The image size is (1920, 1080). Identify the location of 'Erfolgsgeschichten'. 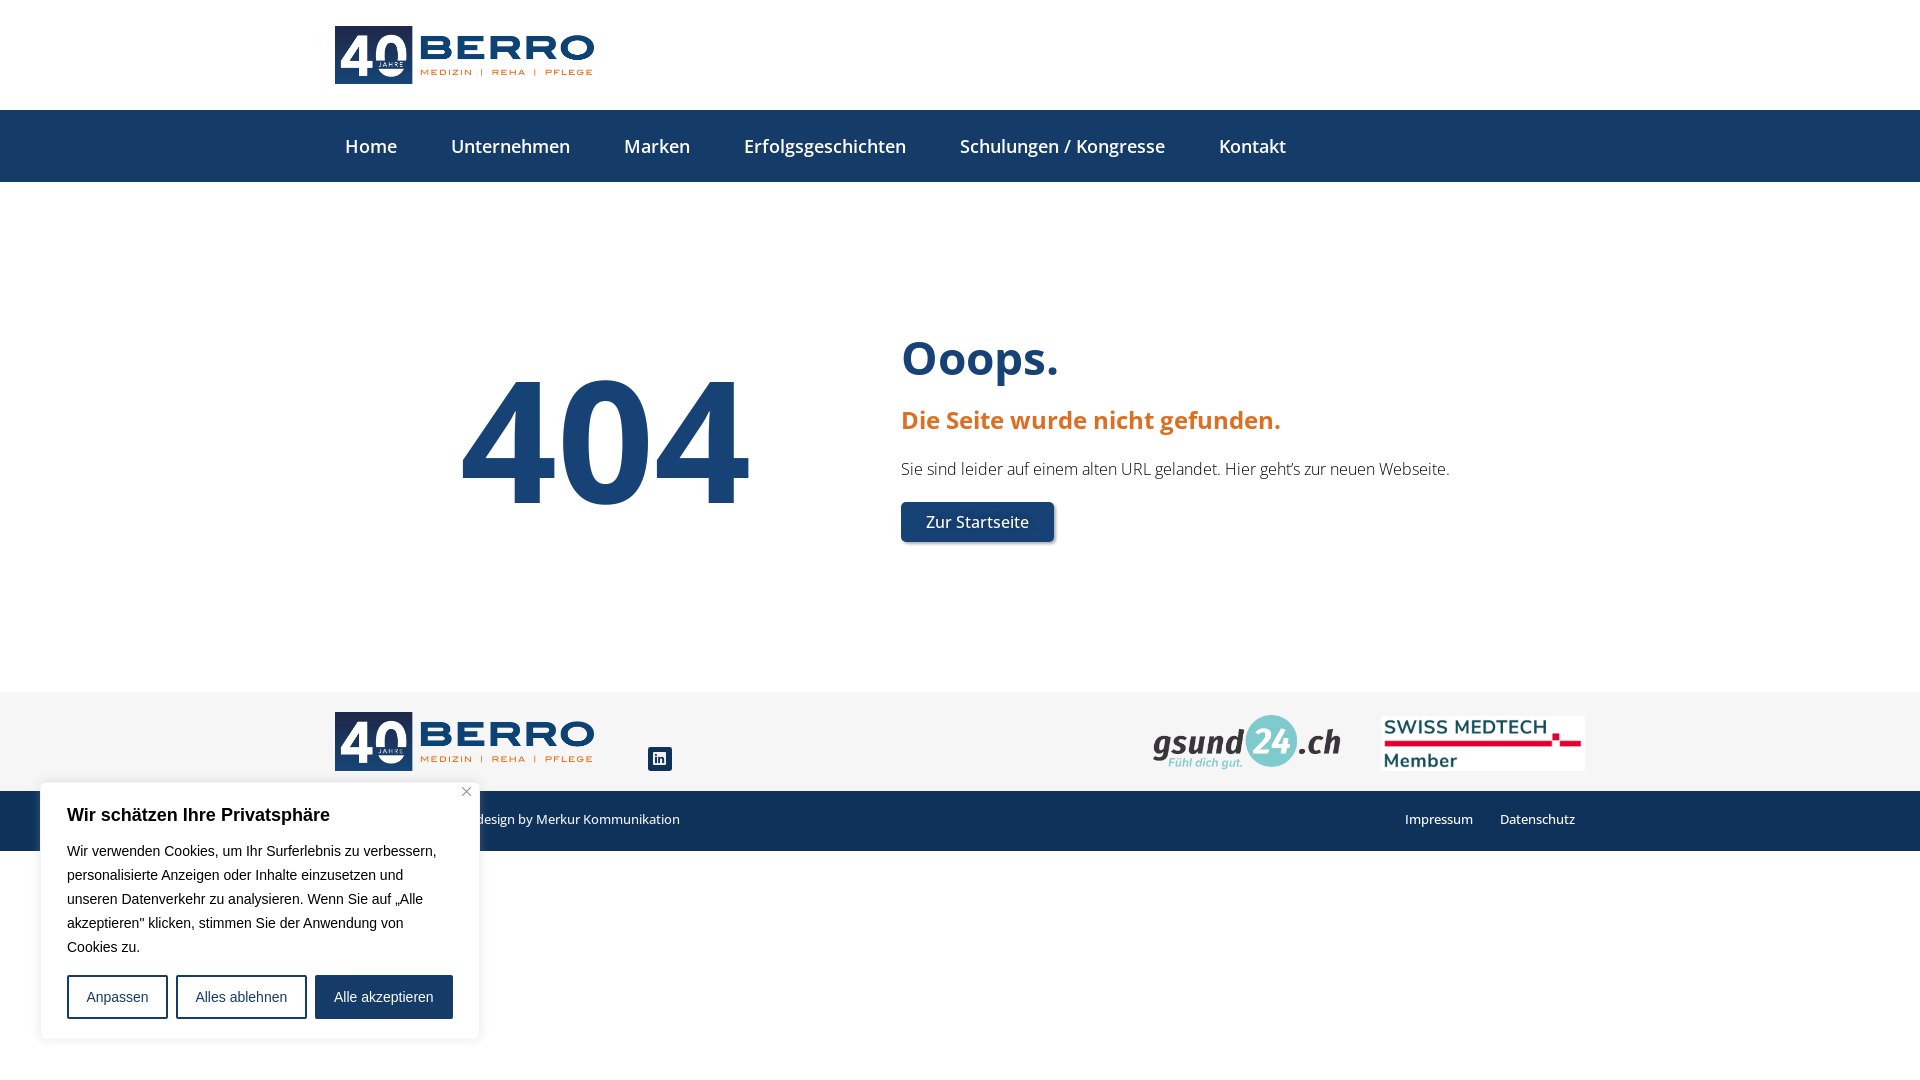
(824, 145).